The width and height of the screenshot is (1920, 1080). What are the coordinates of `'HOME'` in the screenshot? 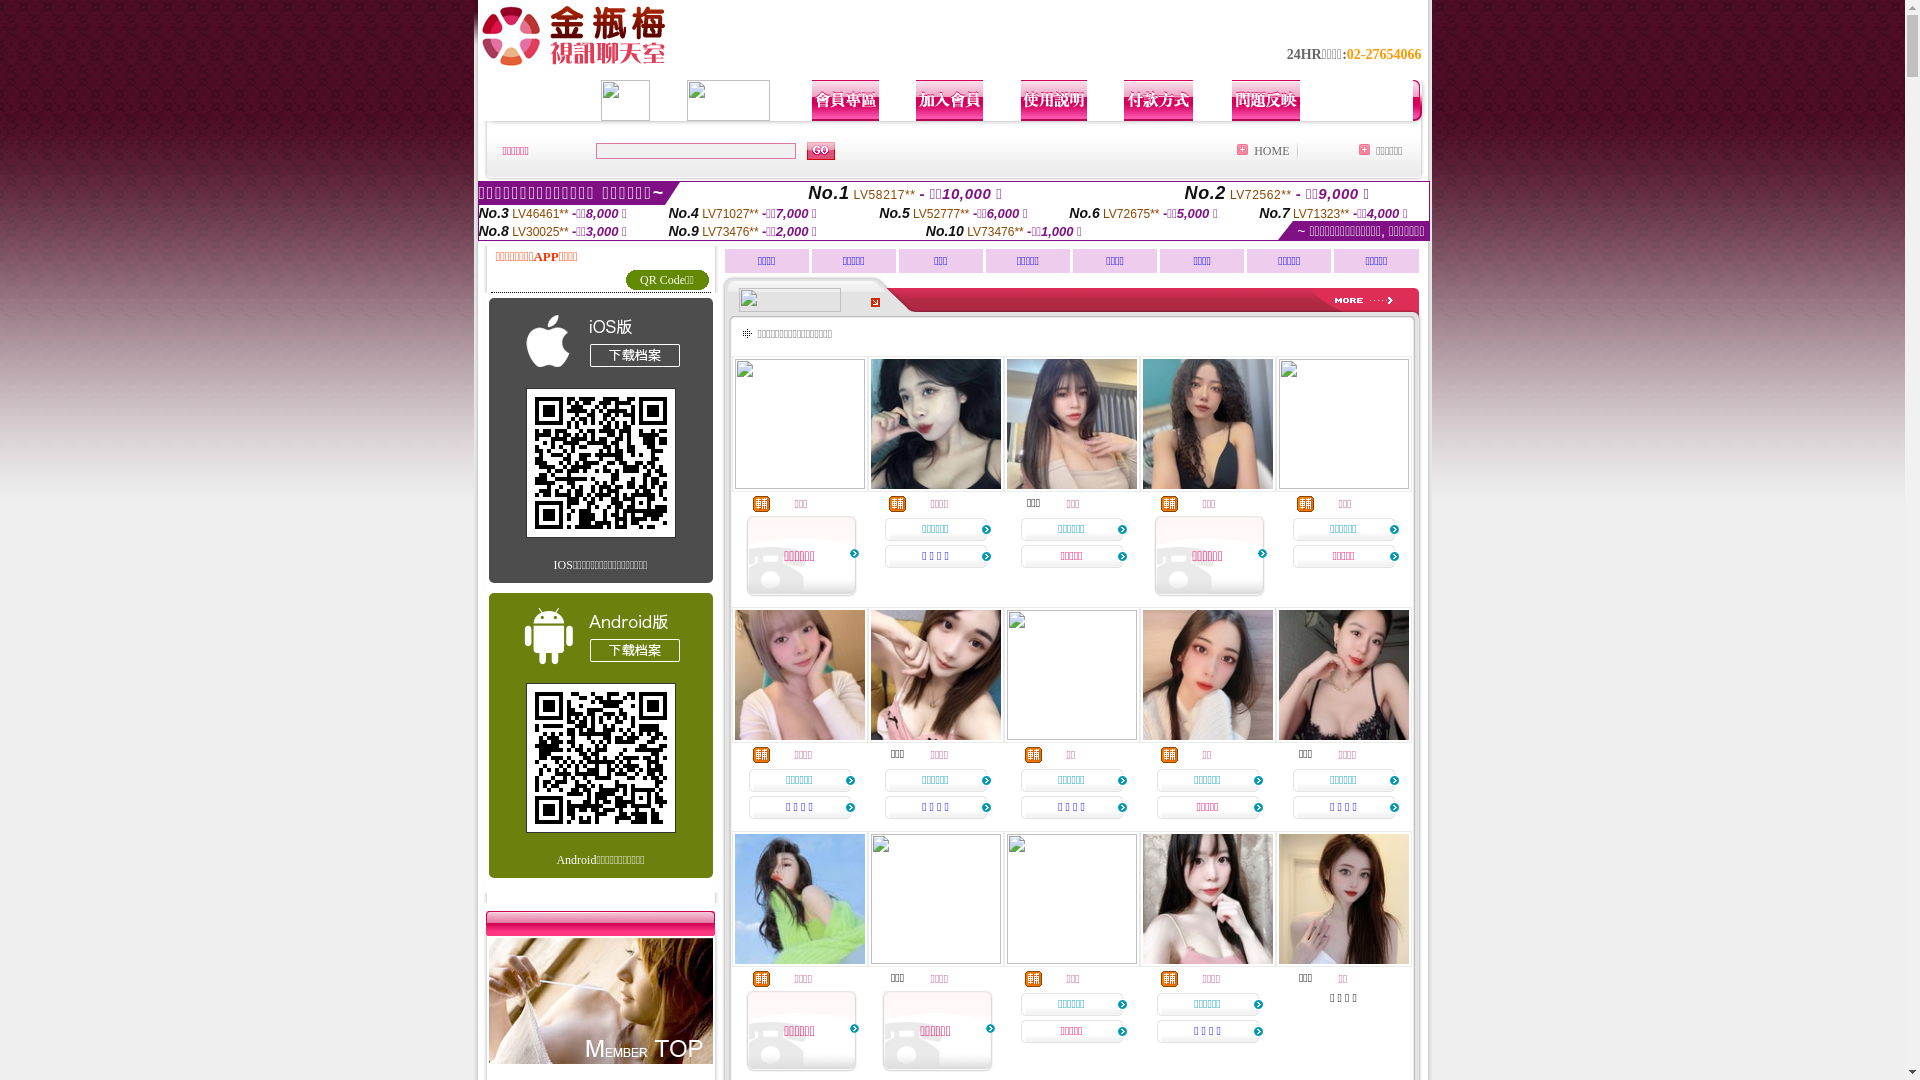 It's located at (1270, 149).